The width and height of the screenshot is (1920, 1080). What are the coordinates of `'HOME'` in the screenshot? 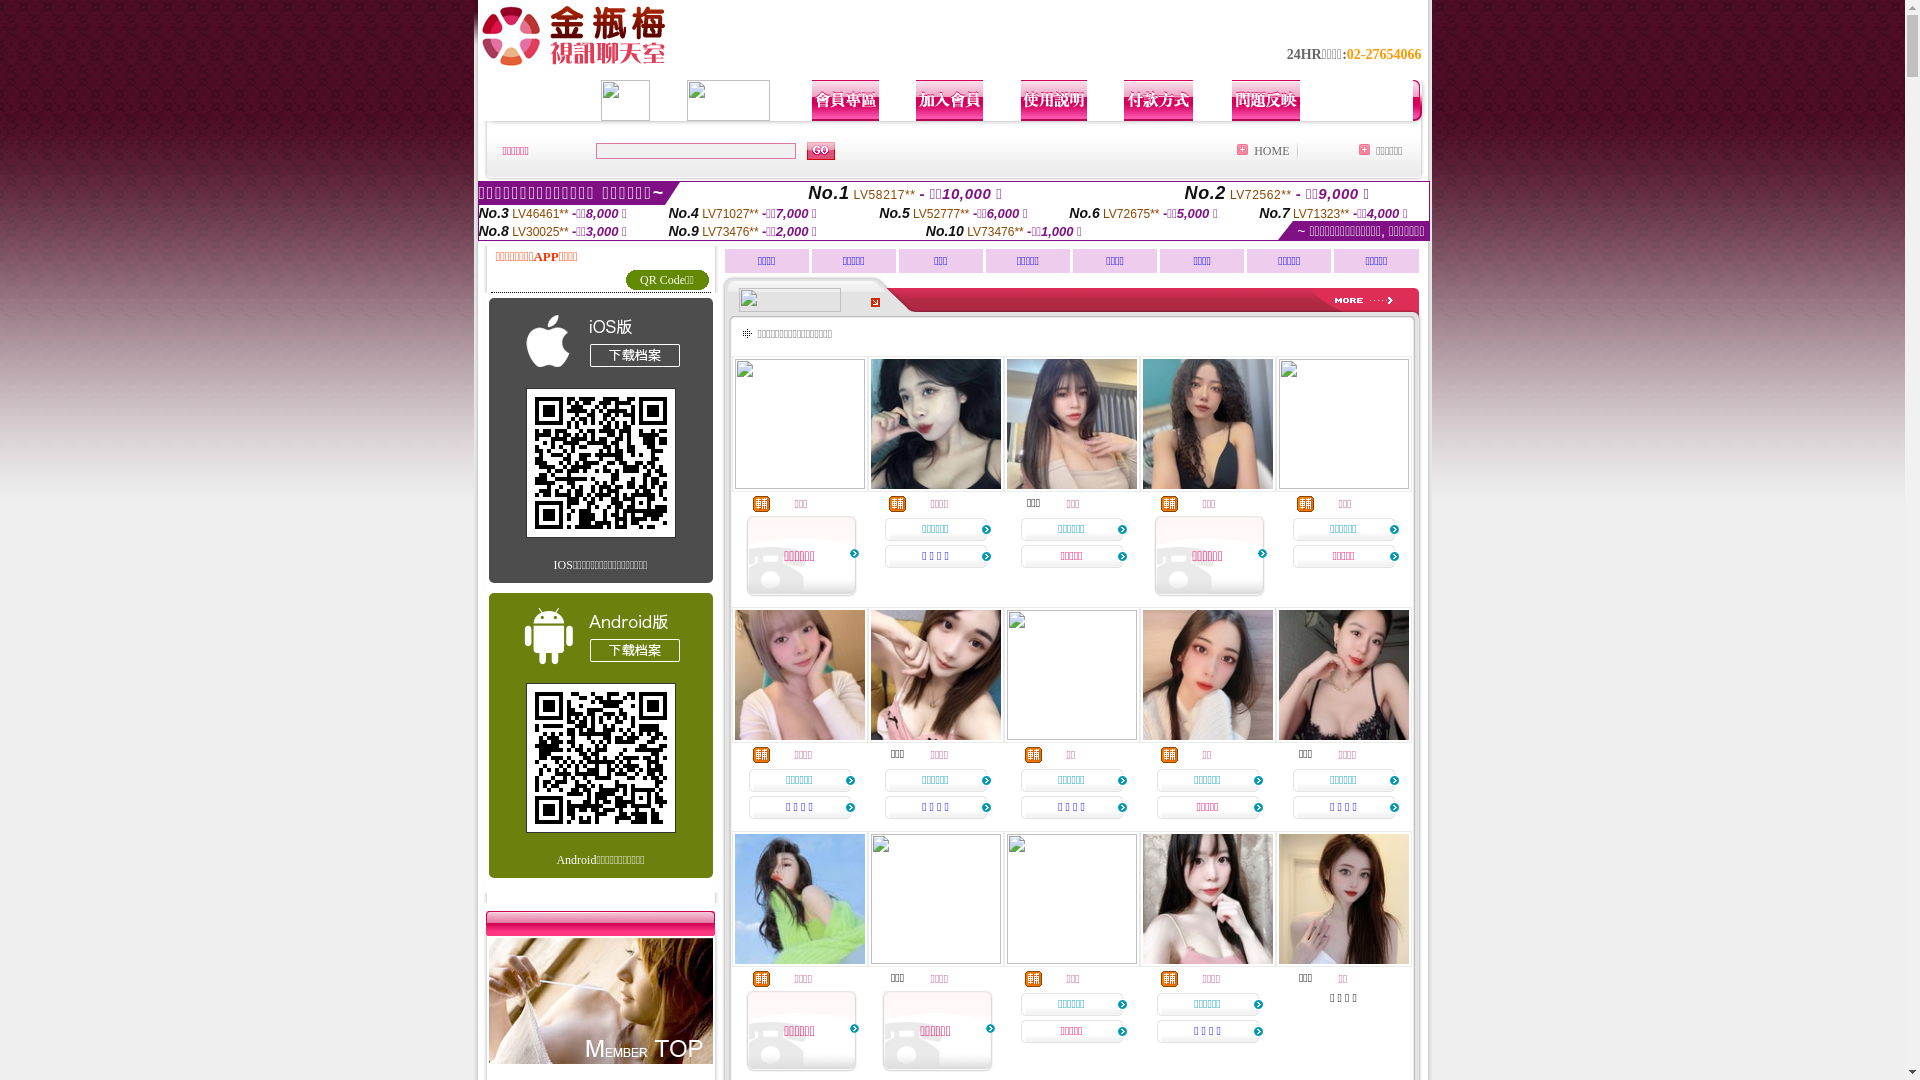 It's located at (1270, 149).